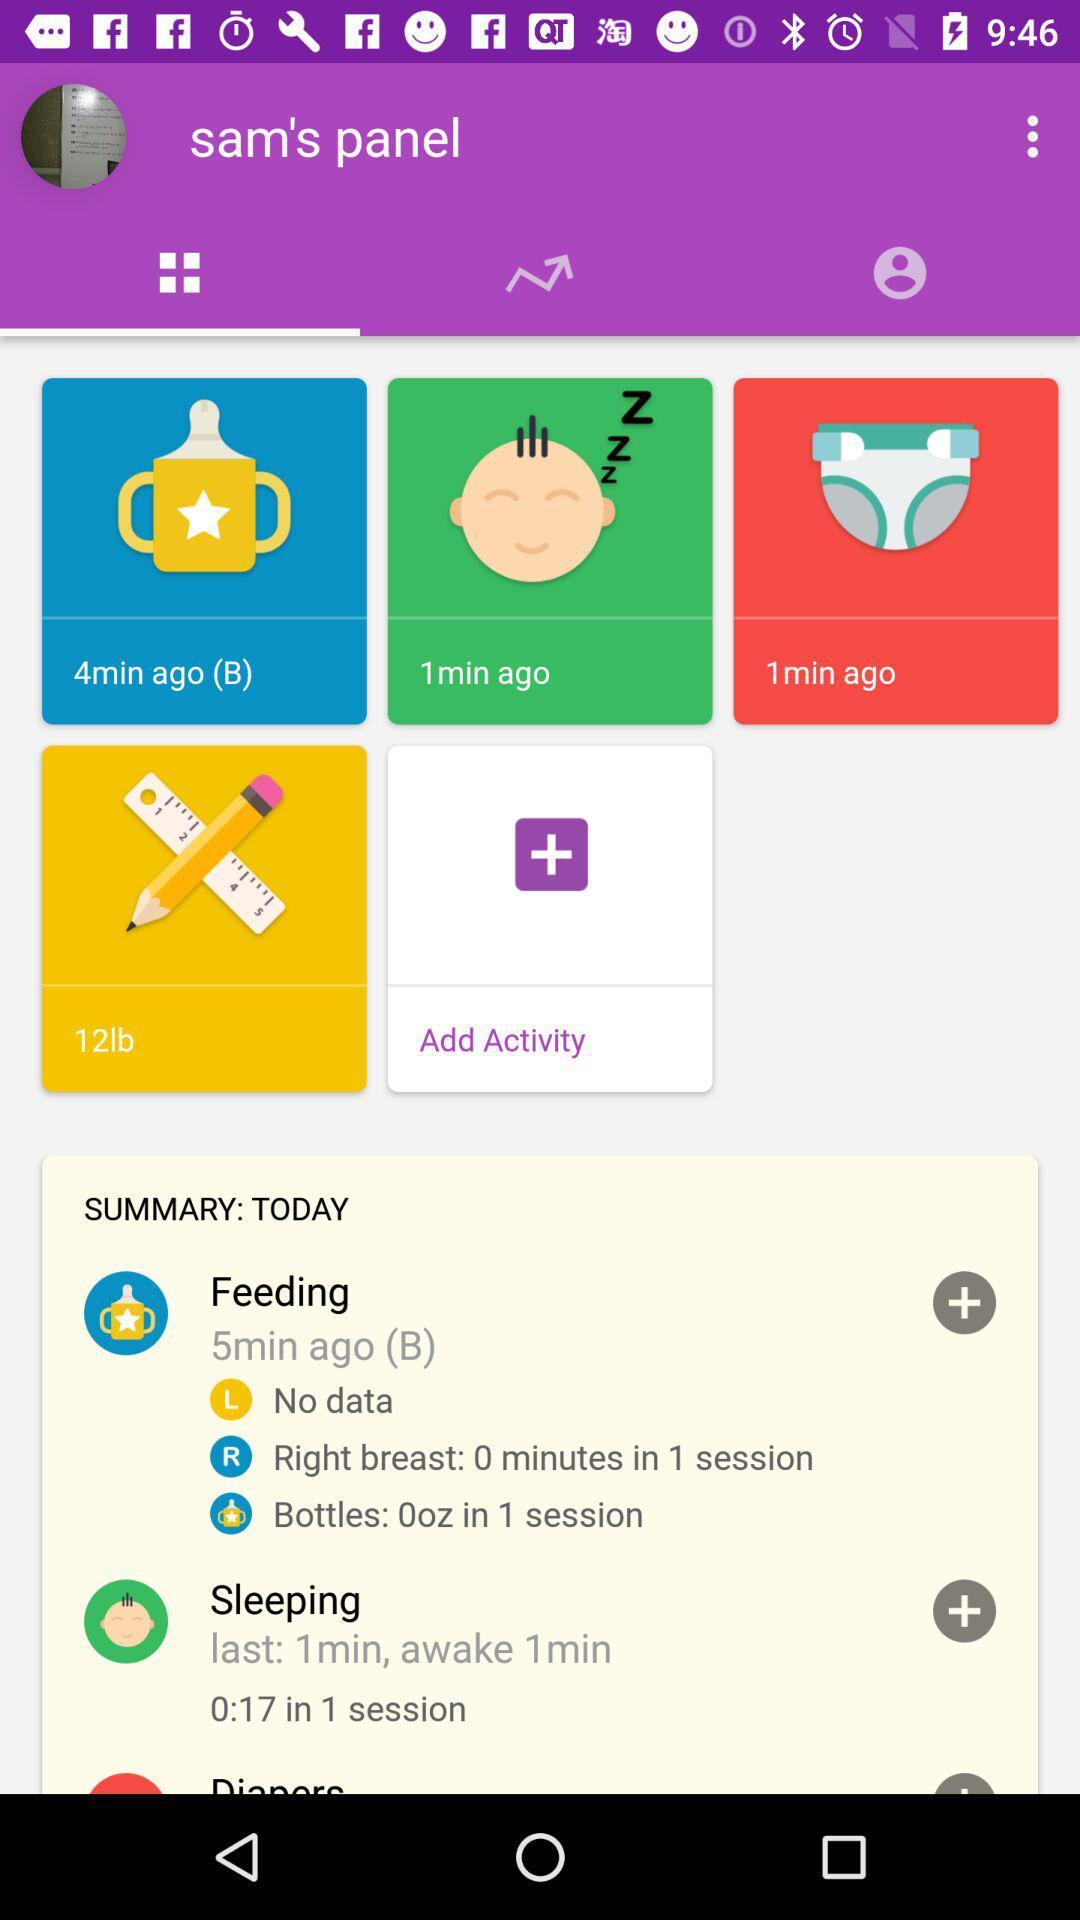 Image resolution: width=1080 pixels, height=1920 pixels. Describe the element at coordinates (963, 1611) in the screenshot. I see `option` at that location.